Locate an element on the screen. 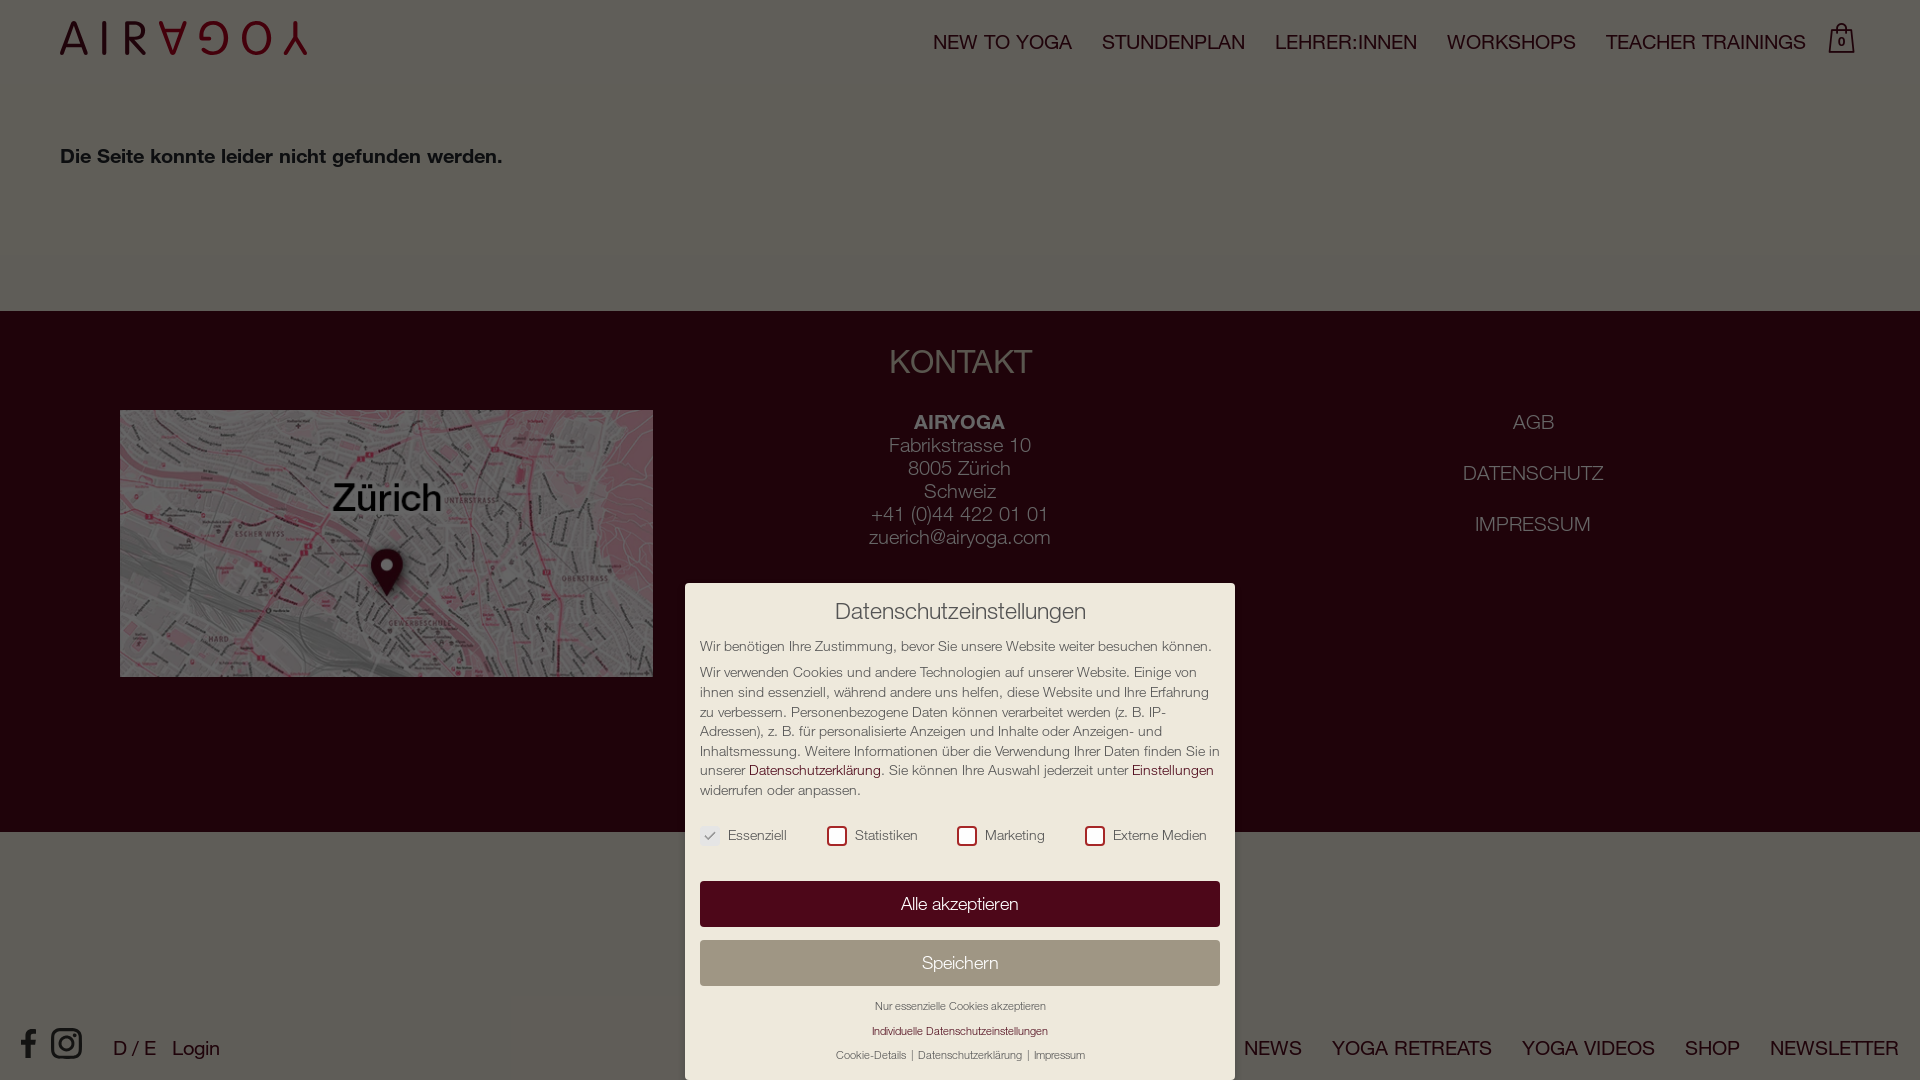 The height and width of the screenshot is (1080, 1920). 'Individuelle Datenschutzeinstellungen' is located at coordinates (960, 1030).